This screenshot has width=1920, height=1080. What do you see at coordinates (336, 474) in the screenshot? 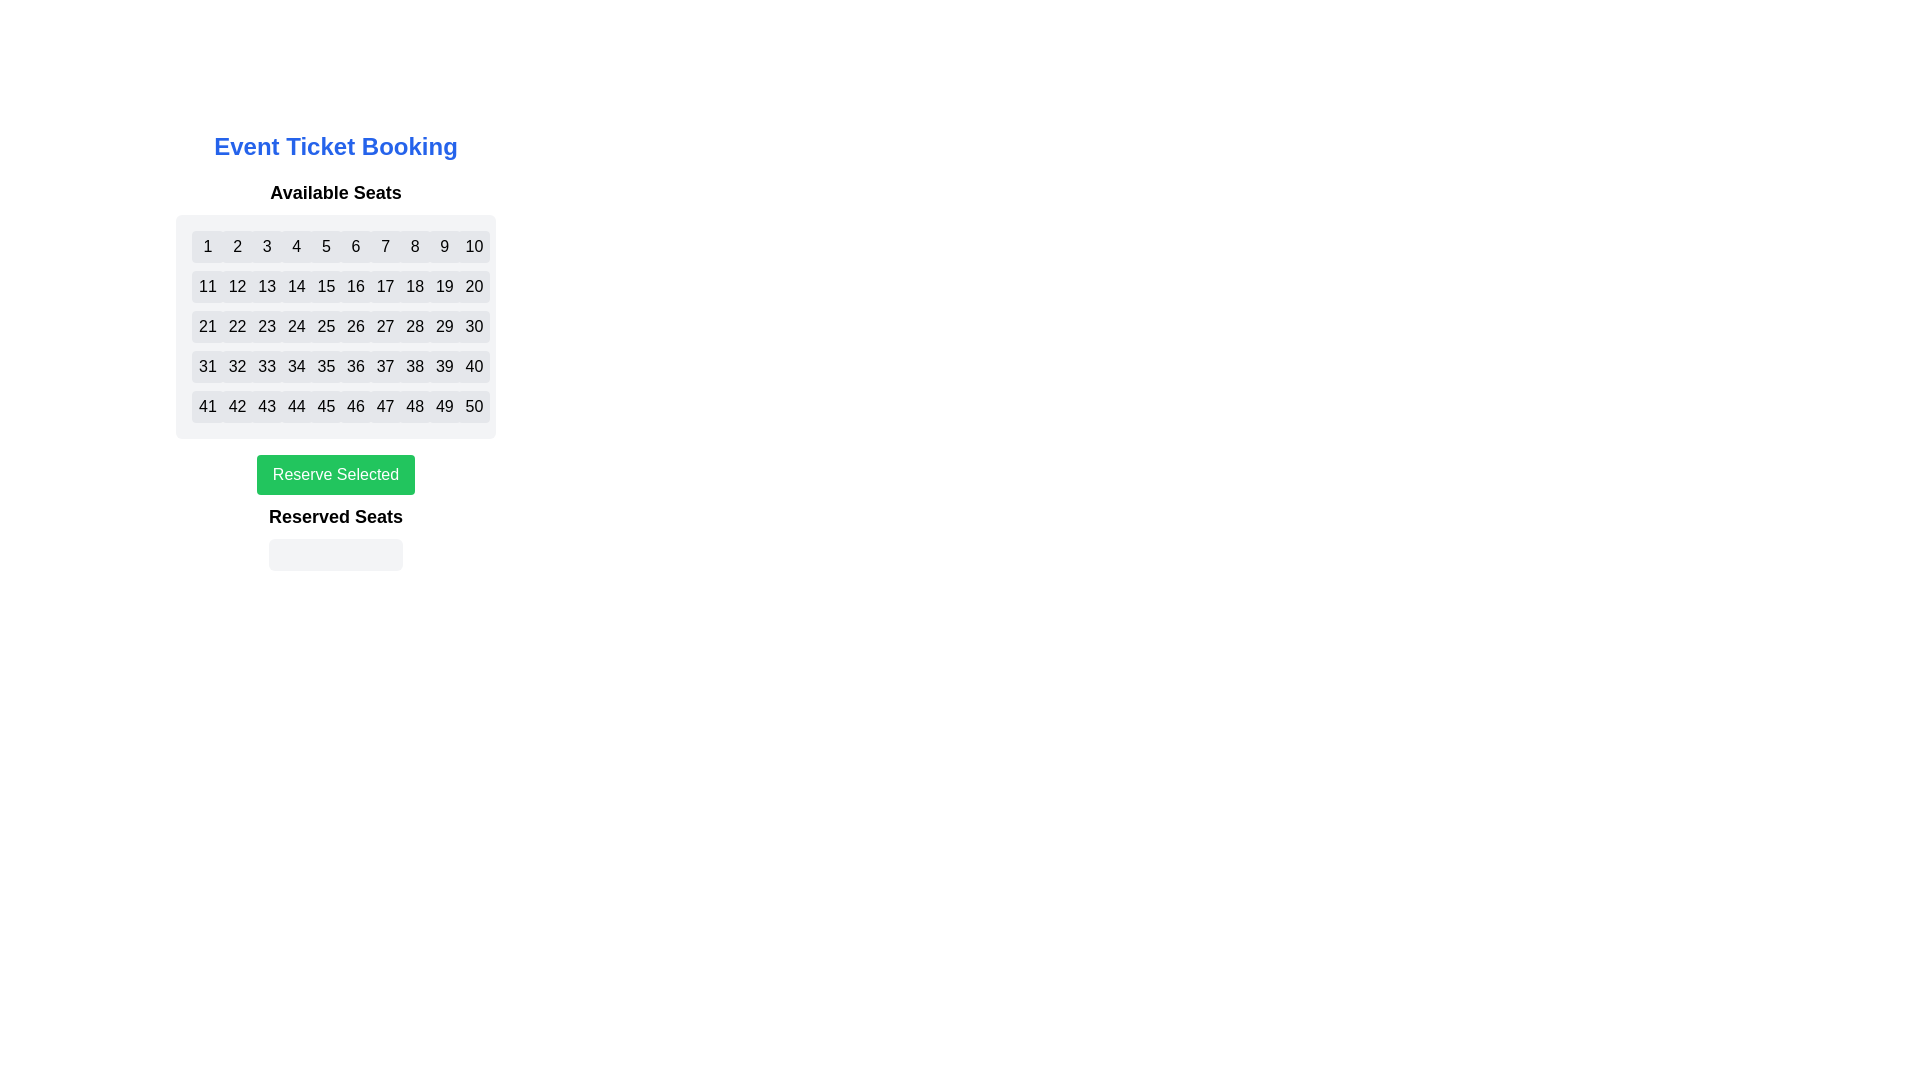
I see `the 'Reserve Selected' button to reserve the selected seats` at bounding box center [336, 474].